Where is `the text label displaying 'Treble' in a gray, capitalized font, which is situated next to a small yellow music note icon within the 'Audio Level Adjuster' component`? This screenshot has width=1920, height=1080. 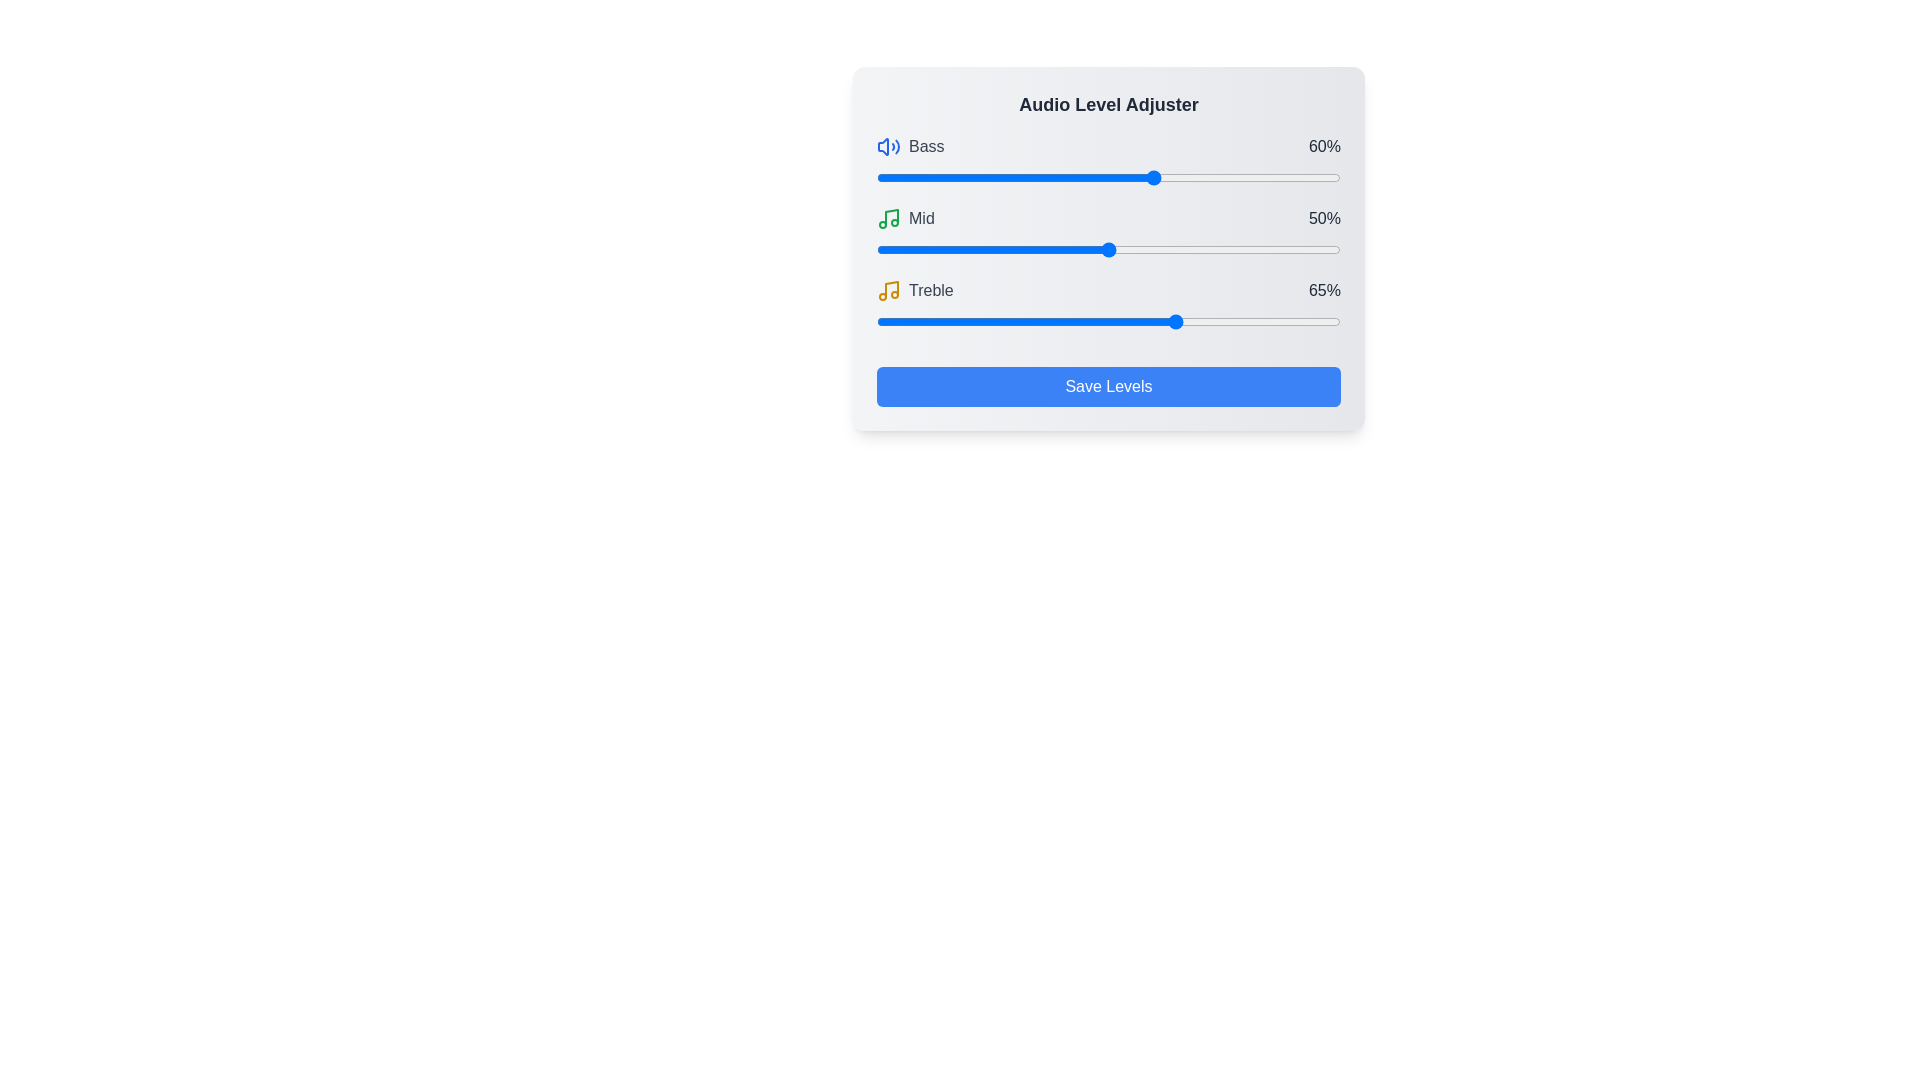 the text label displaying 'Treble' in a gray, capitalized font, which is situated next to a small yellow music note icon within the 'Audio Level Adjuster' component is located at coordinates (930, 290).